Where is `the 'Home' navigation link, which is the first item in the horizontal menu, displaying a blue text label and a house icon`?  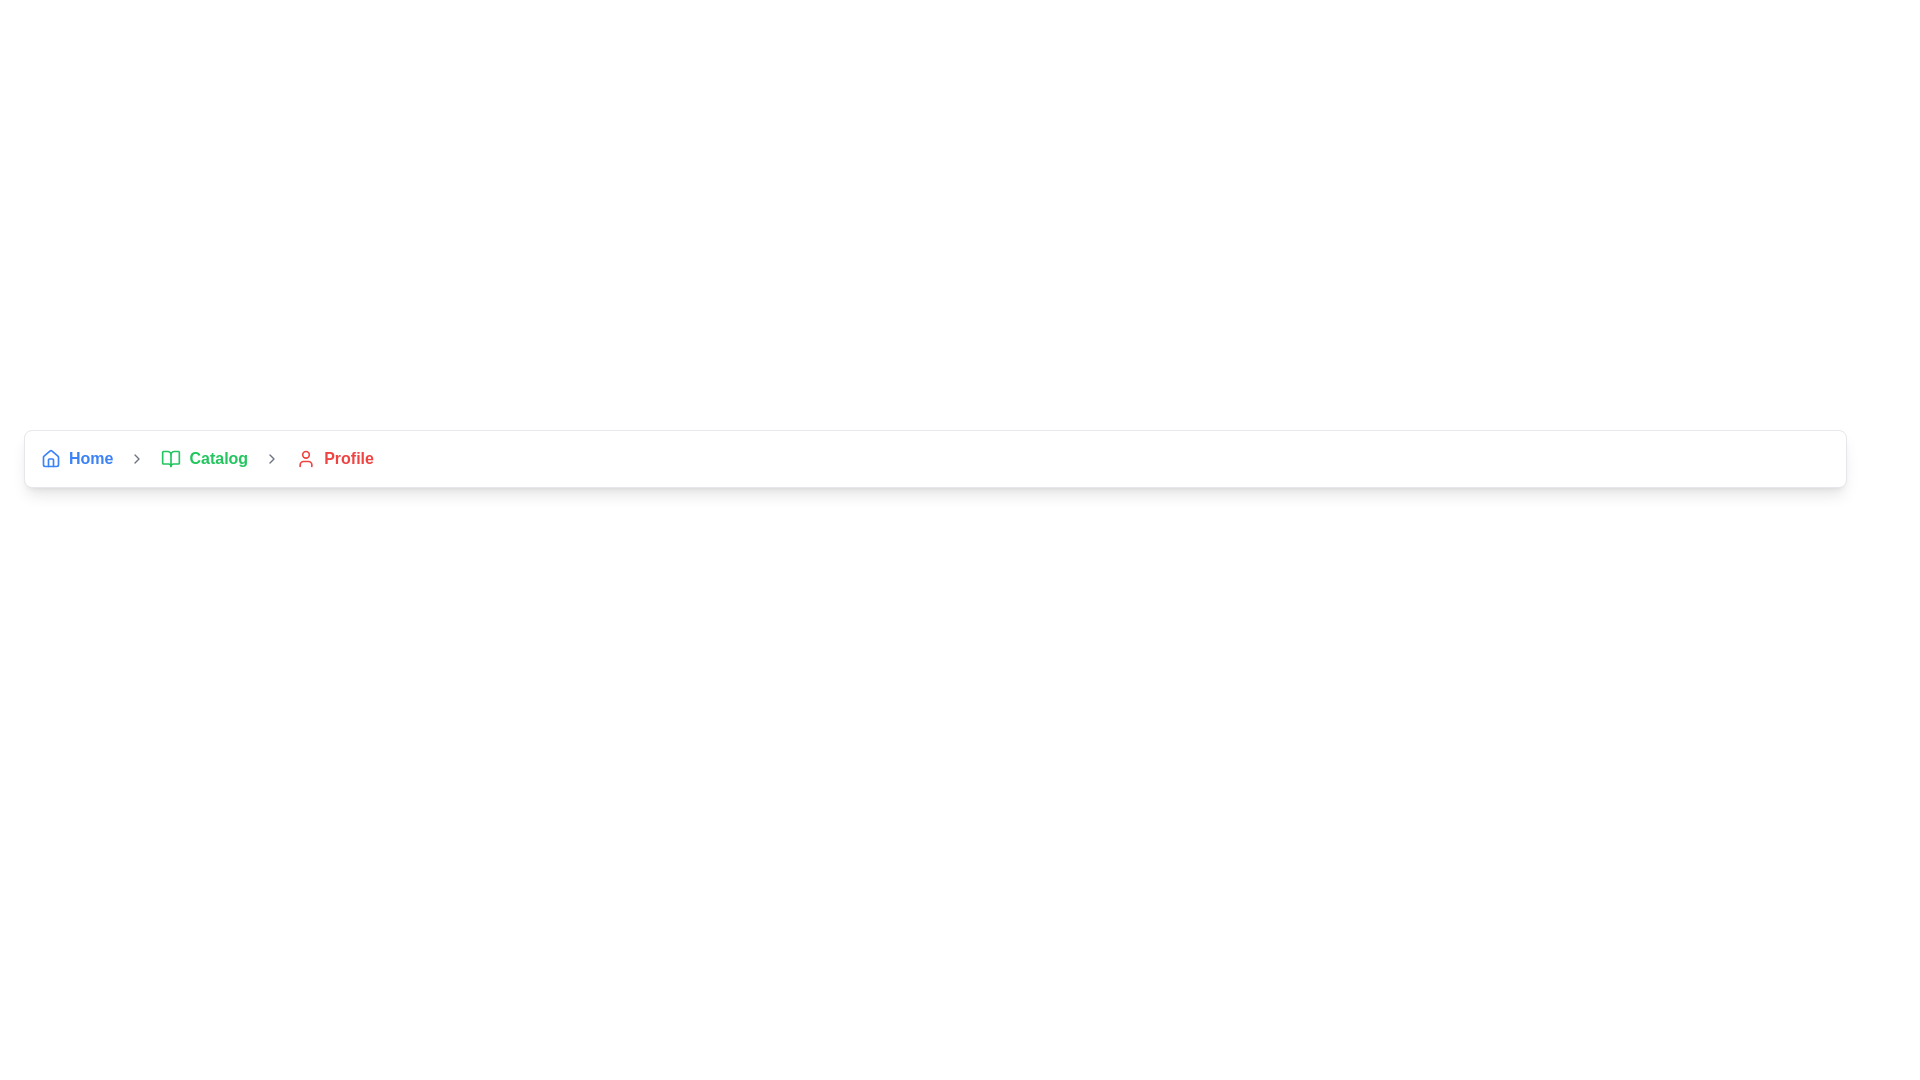 the 'Home' navigation link, which is the first item in the horizontal menu, displaying a blue text label and a house icon is located at coordinates (77, 459).